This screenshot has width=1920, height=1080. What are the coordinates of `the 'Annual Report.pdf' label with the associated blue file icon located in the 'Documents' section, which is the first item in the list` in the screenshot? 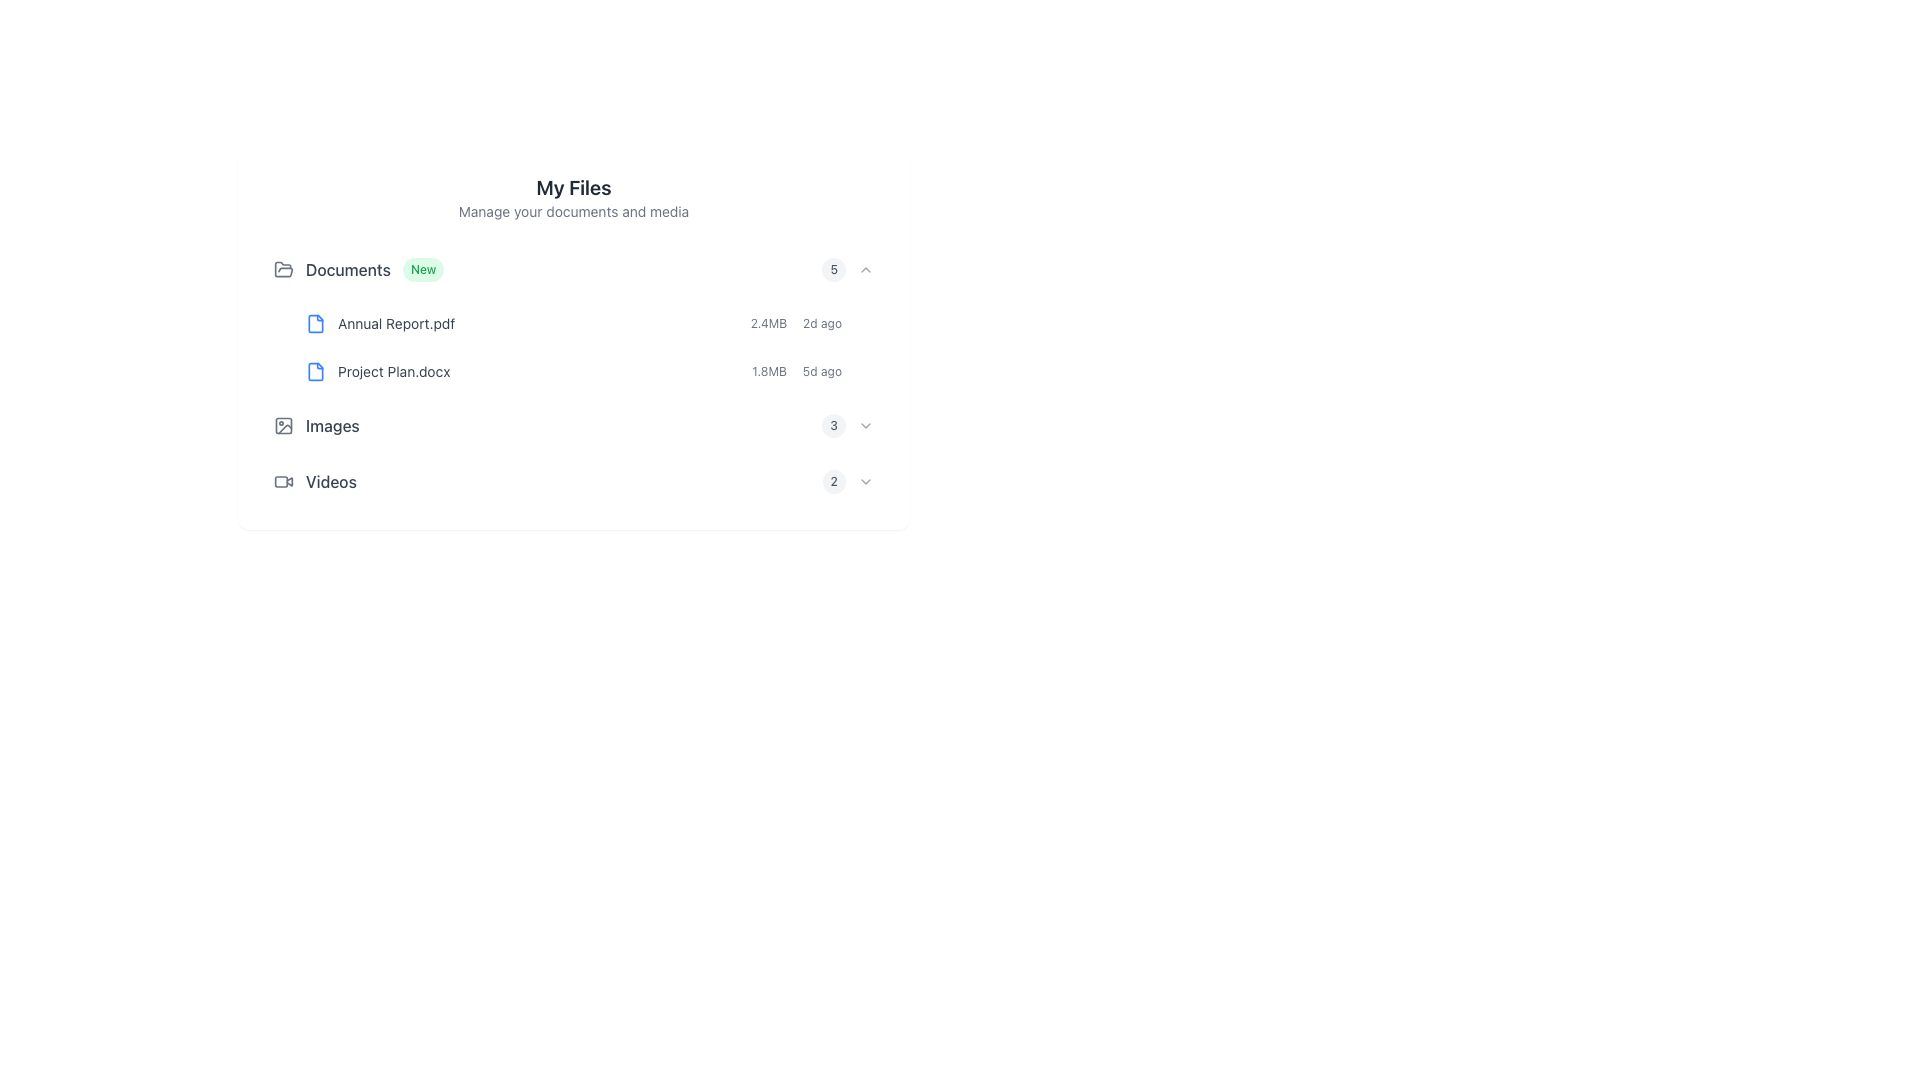 It's located at (380, 323).